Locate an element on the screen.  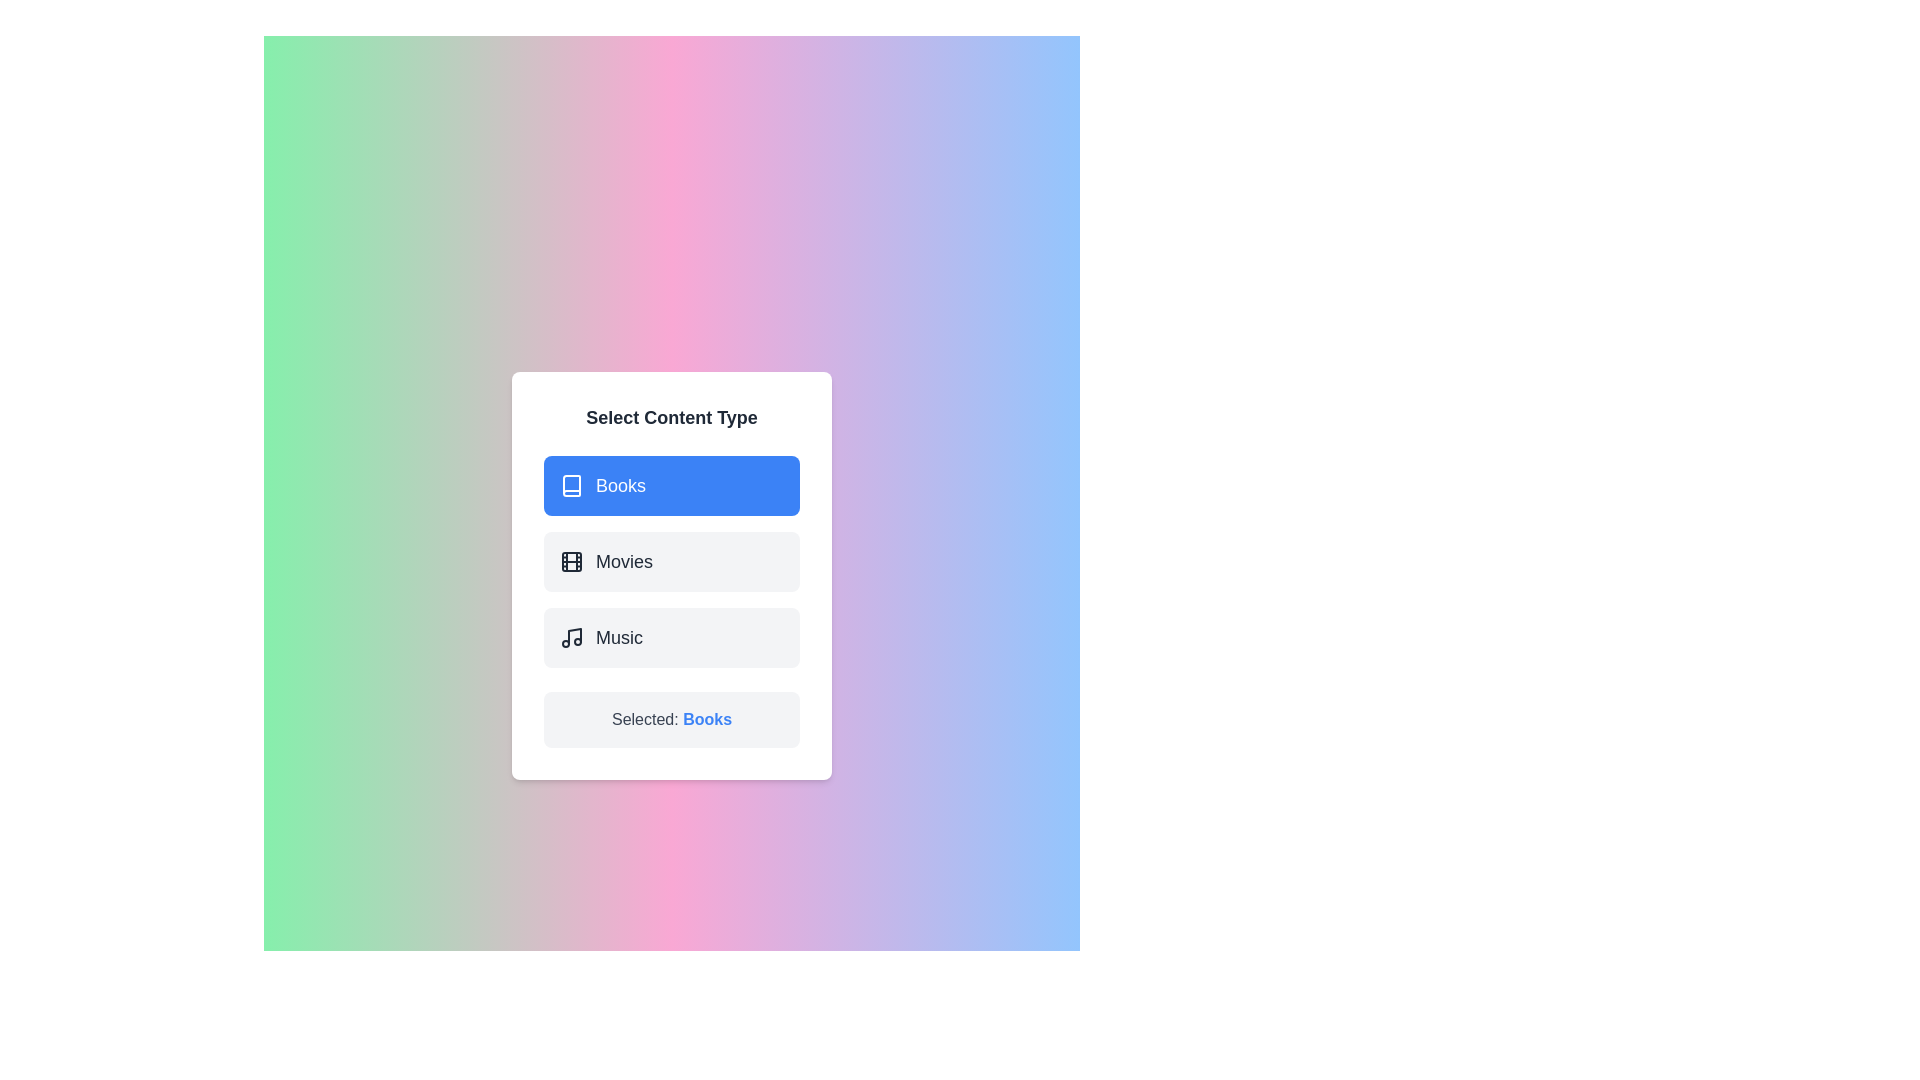
the 'Selected: Books' text label indicating the selected content type if it is interactive is located at coordinates (707, 718).